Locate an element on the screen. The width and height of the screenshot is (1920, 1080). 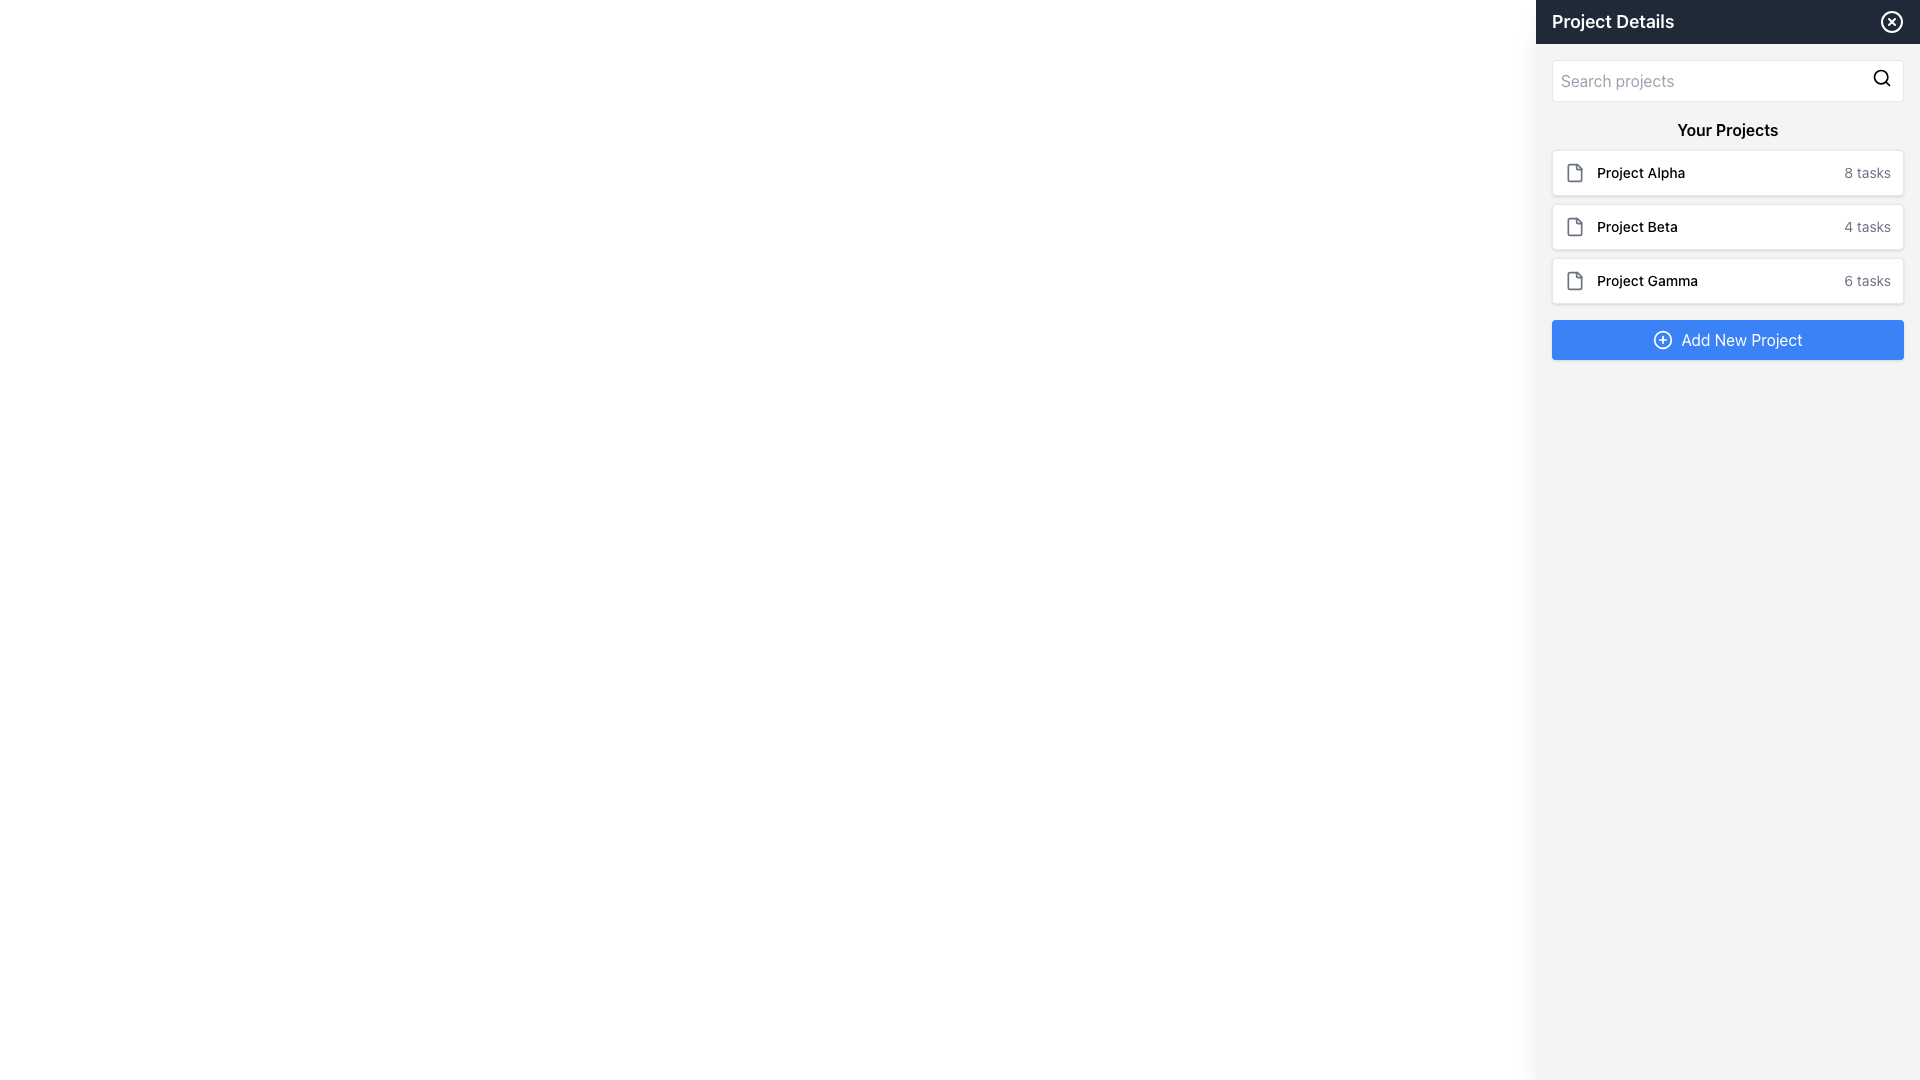
the circular SVG element within the search icon, which denotes search functionalities, located to the right of the 'Search Projects' input field in the 'Project Details' panel is located at coordinates (1880, 76).